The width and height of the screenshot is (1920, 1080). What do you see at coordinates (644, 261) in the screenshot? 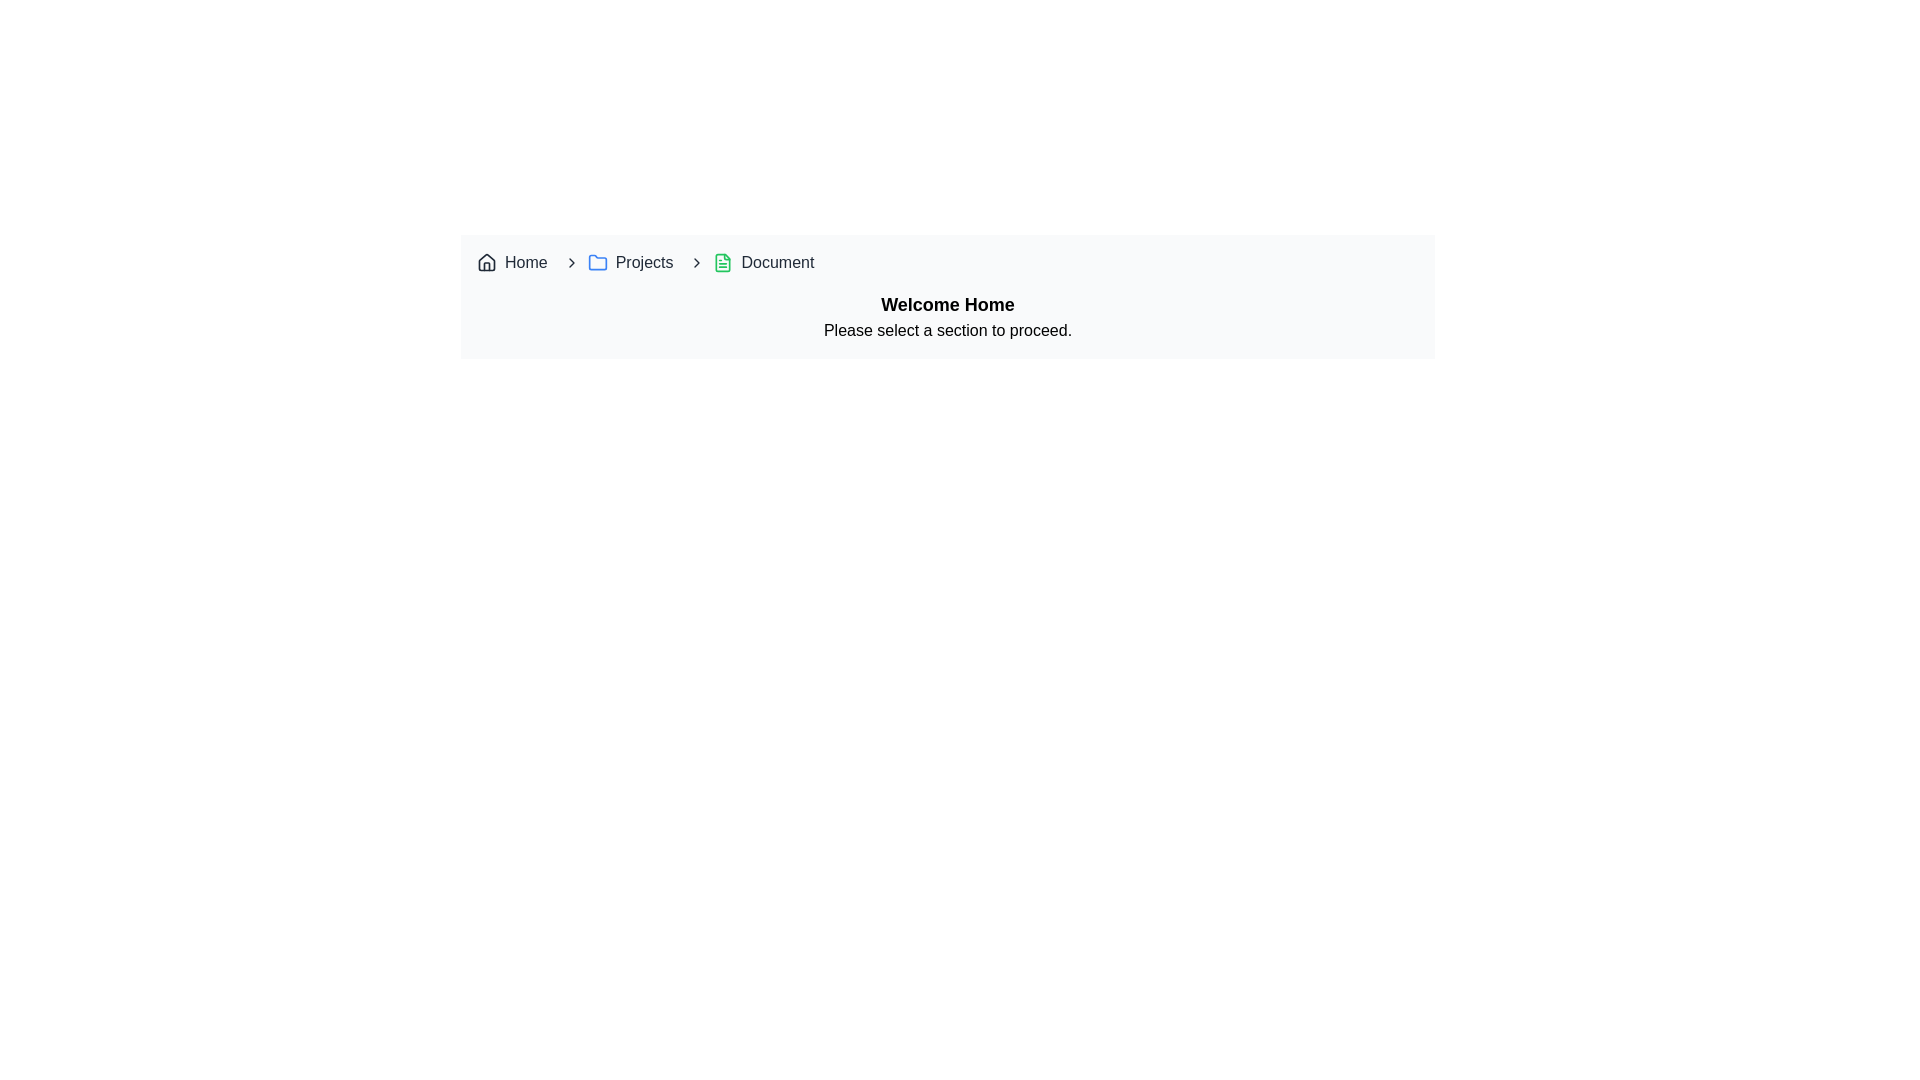
I see `the 'Projects' breadcrumb link` at bounding box center [644, 261].